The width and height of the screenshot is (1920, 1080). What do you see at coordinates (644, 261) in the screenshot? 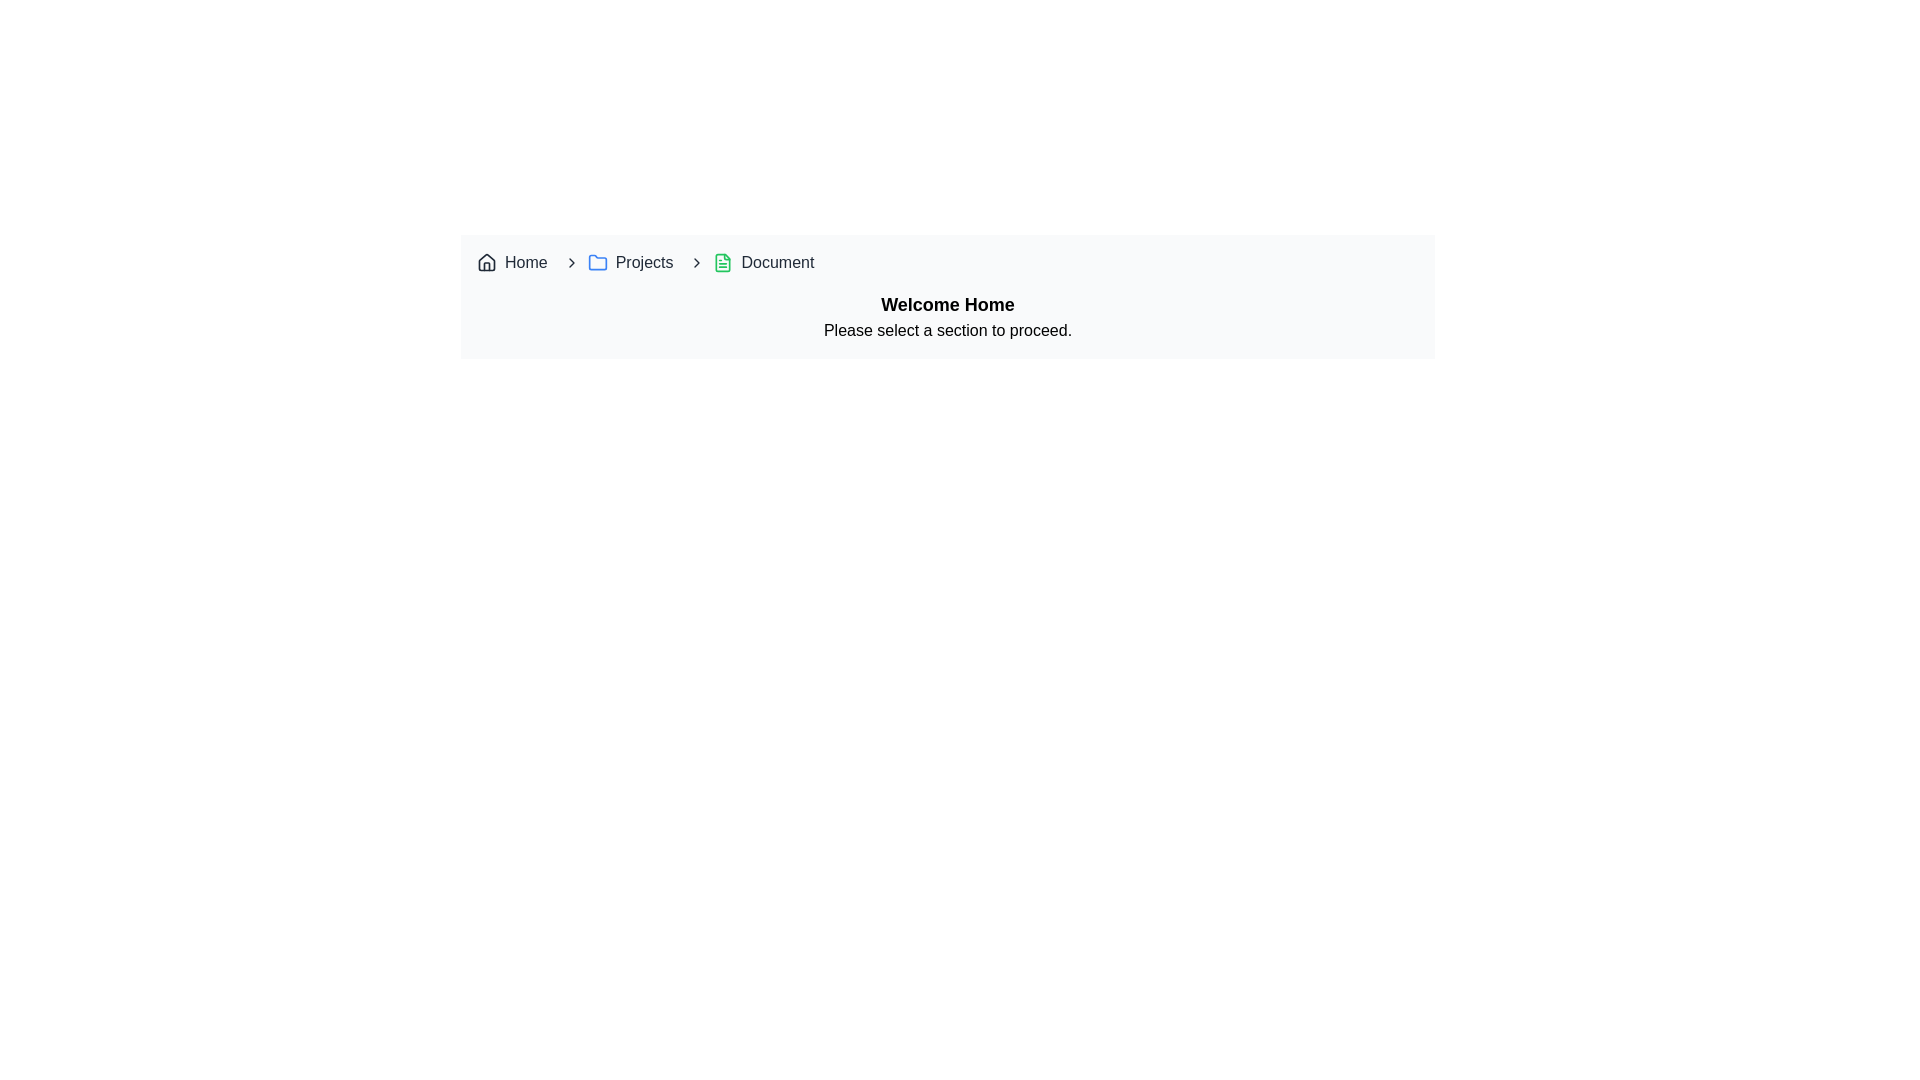
I see `the 'Projects' breadcrumb link` at bounding box center [644, 261].